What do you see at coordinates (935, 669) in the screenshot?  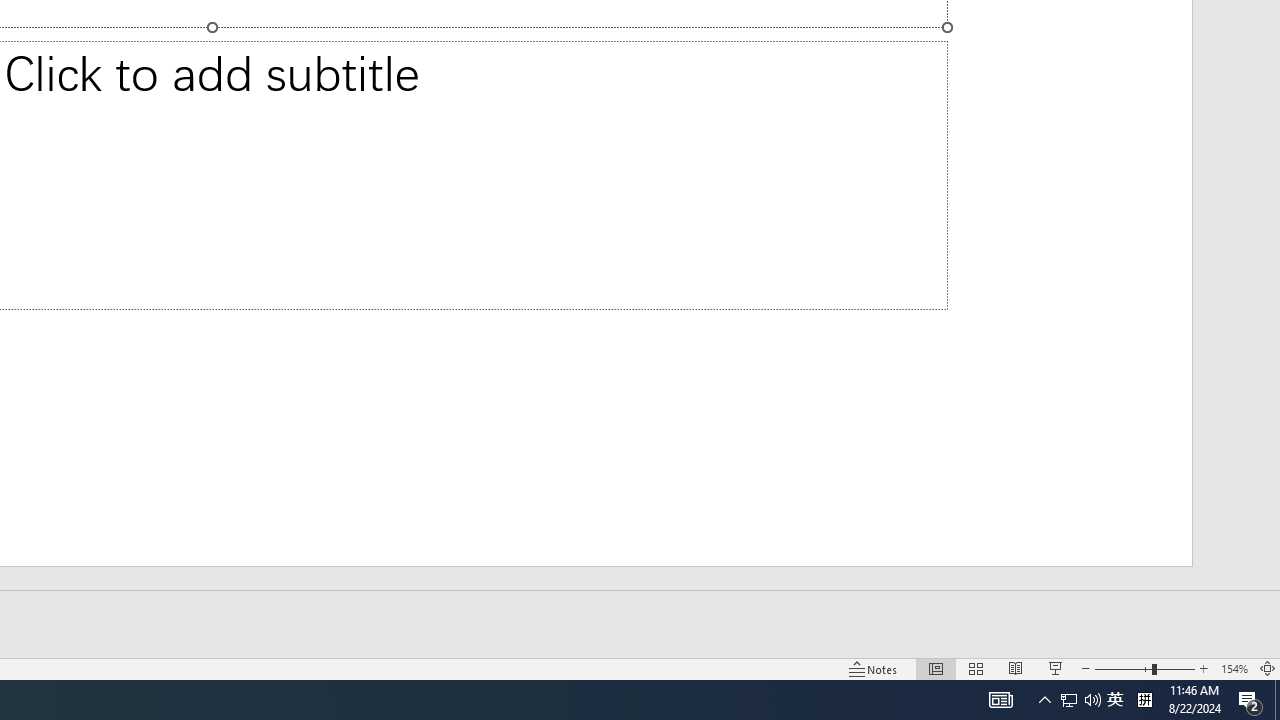 I see `'Normal'` at bounding box center [935, 669].